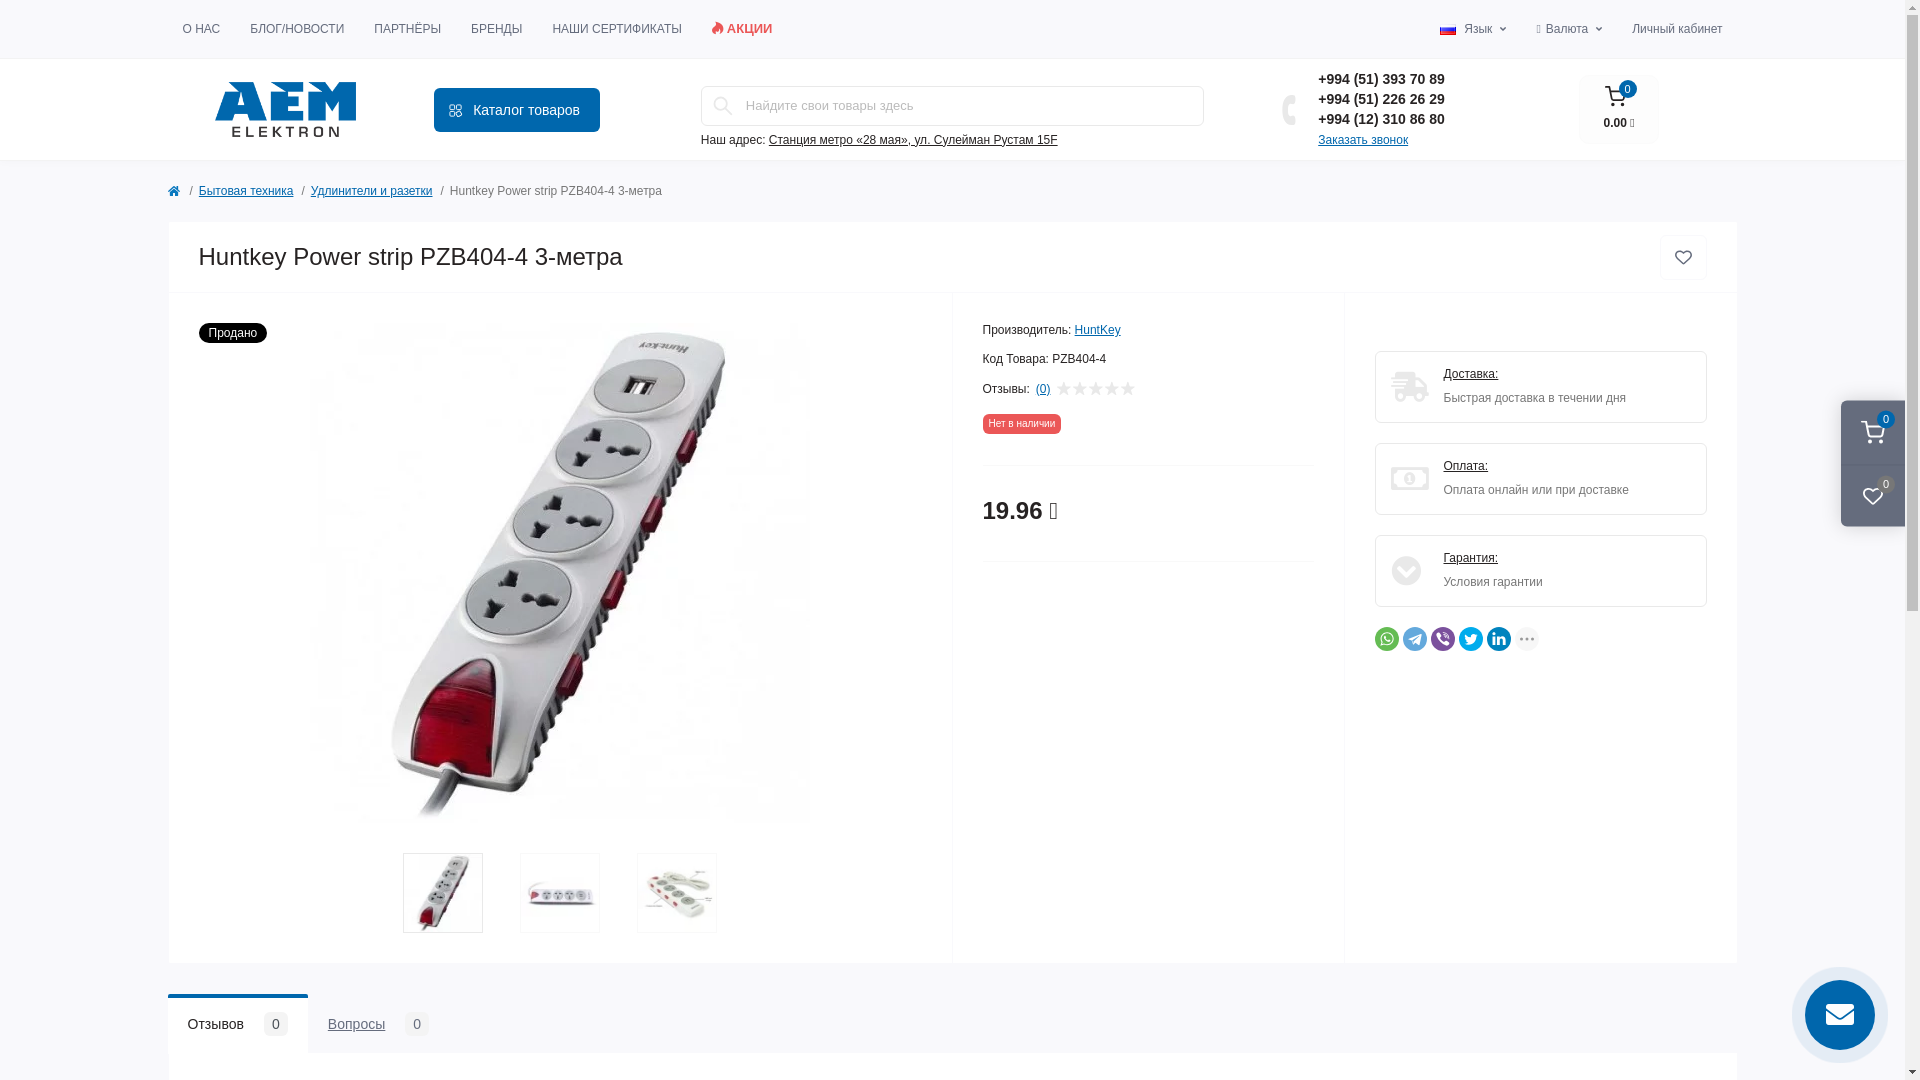 This screenshot has height=1080, width=1920. I want to click on 'LinkedIn', so click(1486, 639).